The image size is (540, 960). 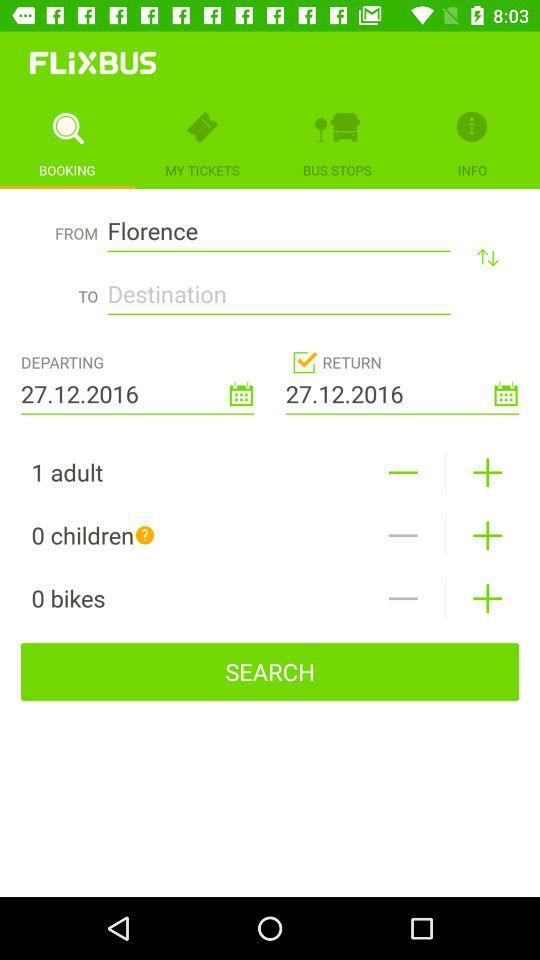 What do you see at coordinates (486, 472) in the screenshot?
I see `ticket` at bounding box center [486, 472].